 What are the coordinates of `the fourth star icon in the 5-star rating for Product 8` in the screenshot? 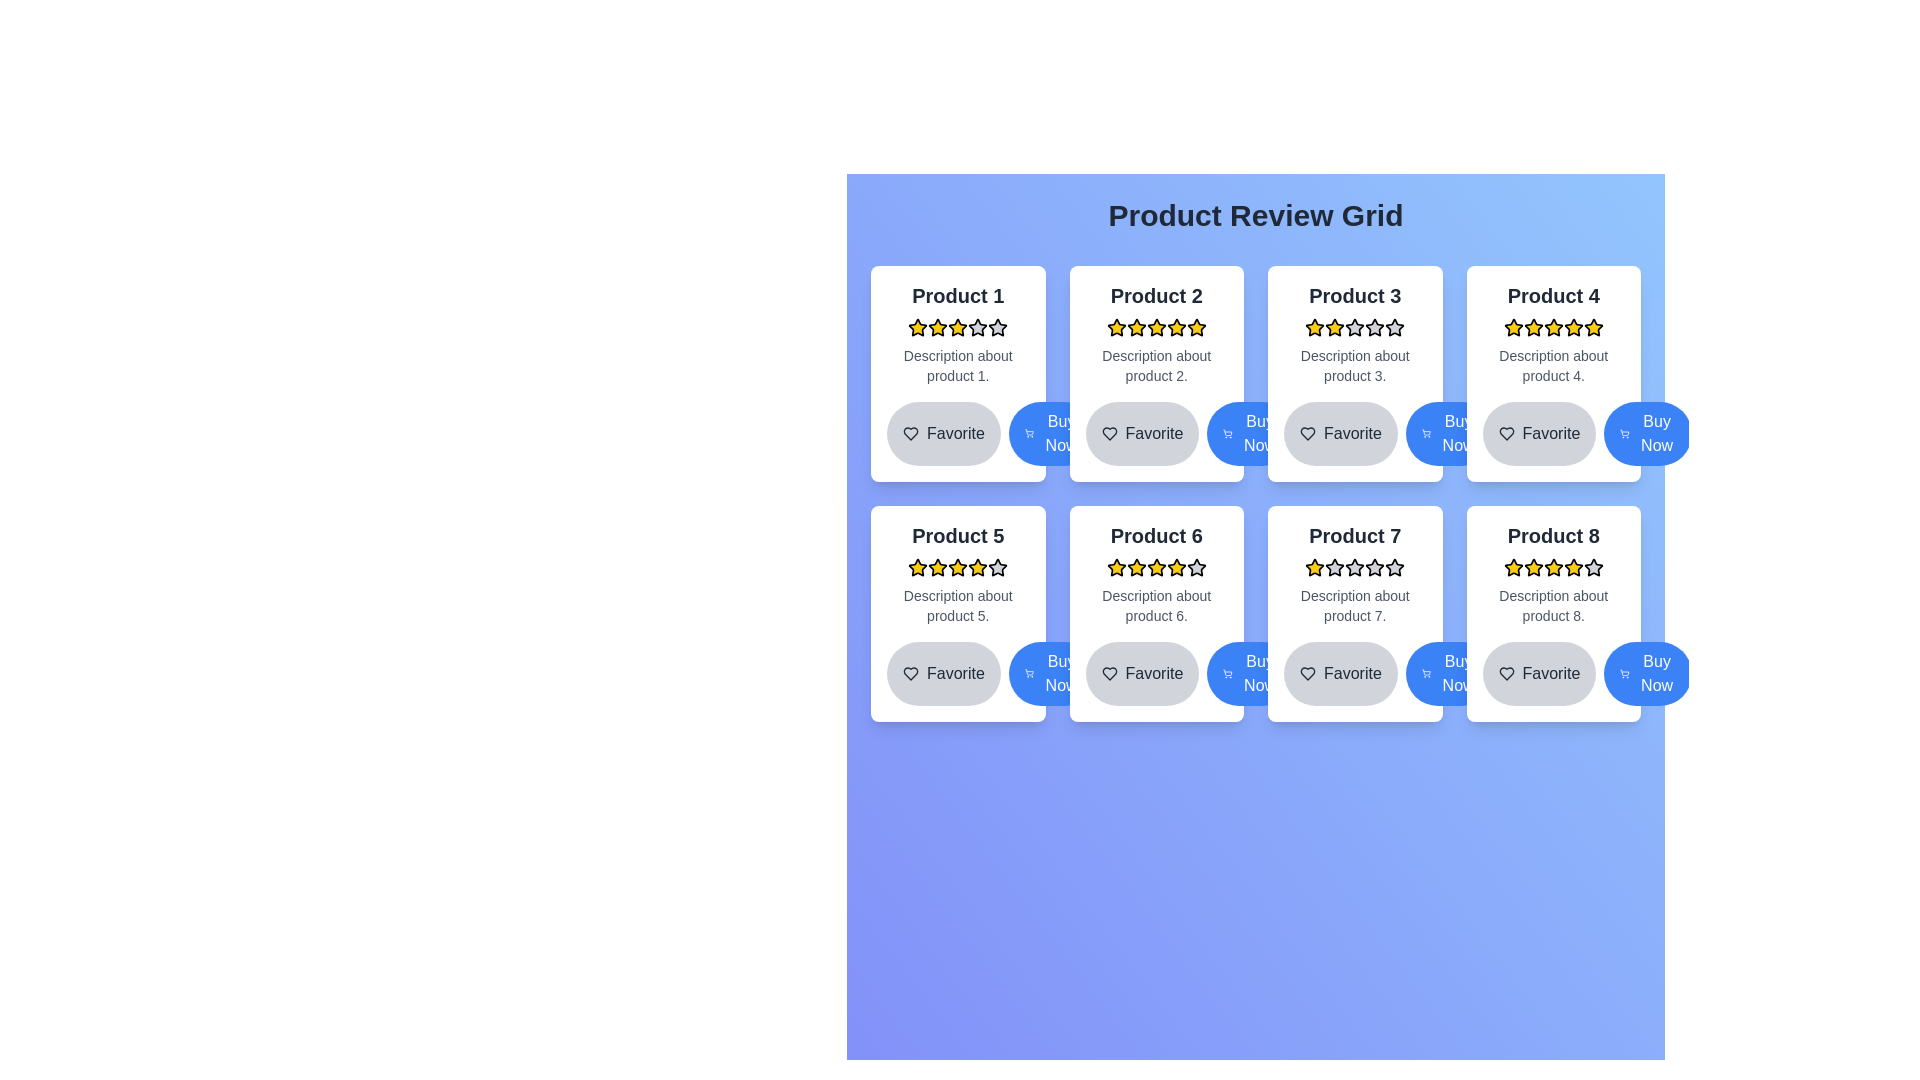 It's located at (1552, 567).